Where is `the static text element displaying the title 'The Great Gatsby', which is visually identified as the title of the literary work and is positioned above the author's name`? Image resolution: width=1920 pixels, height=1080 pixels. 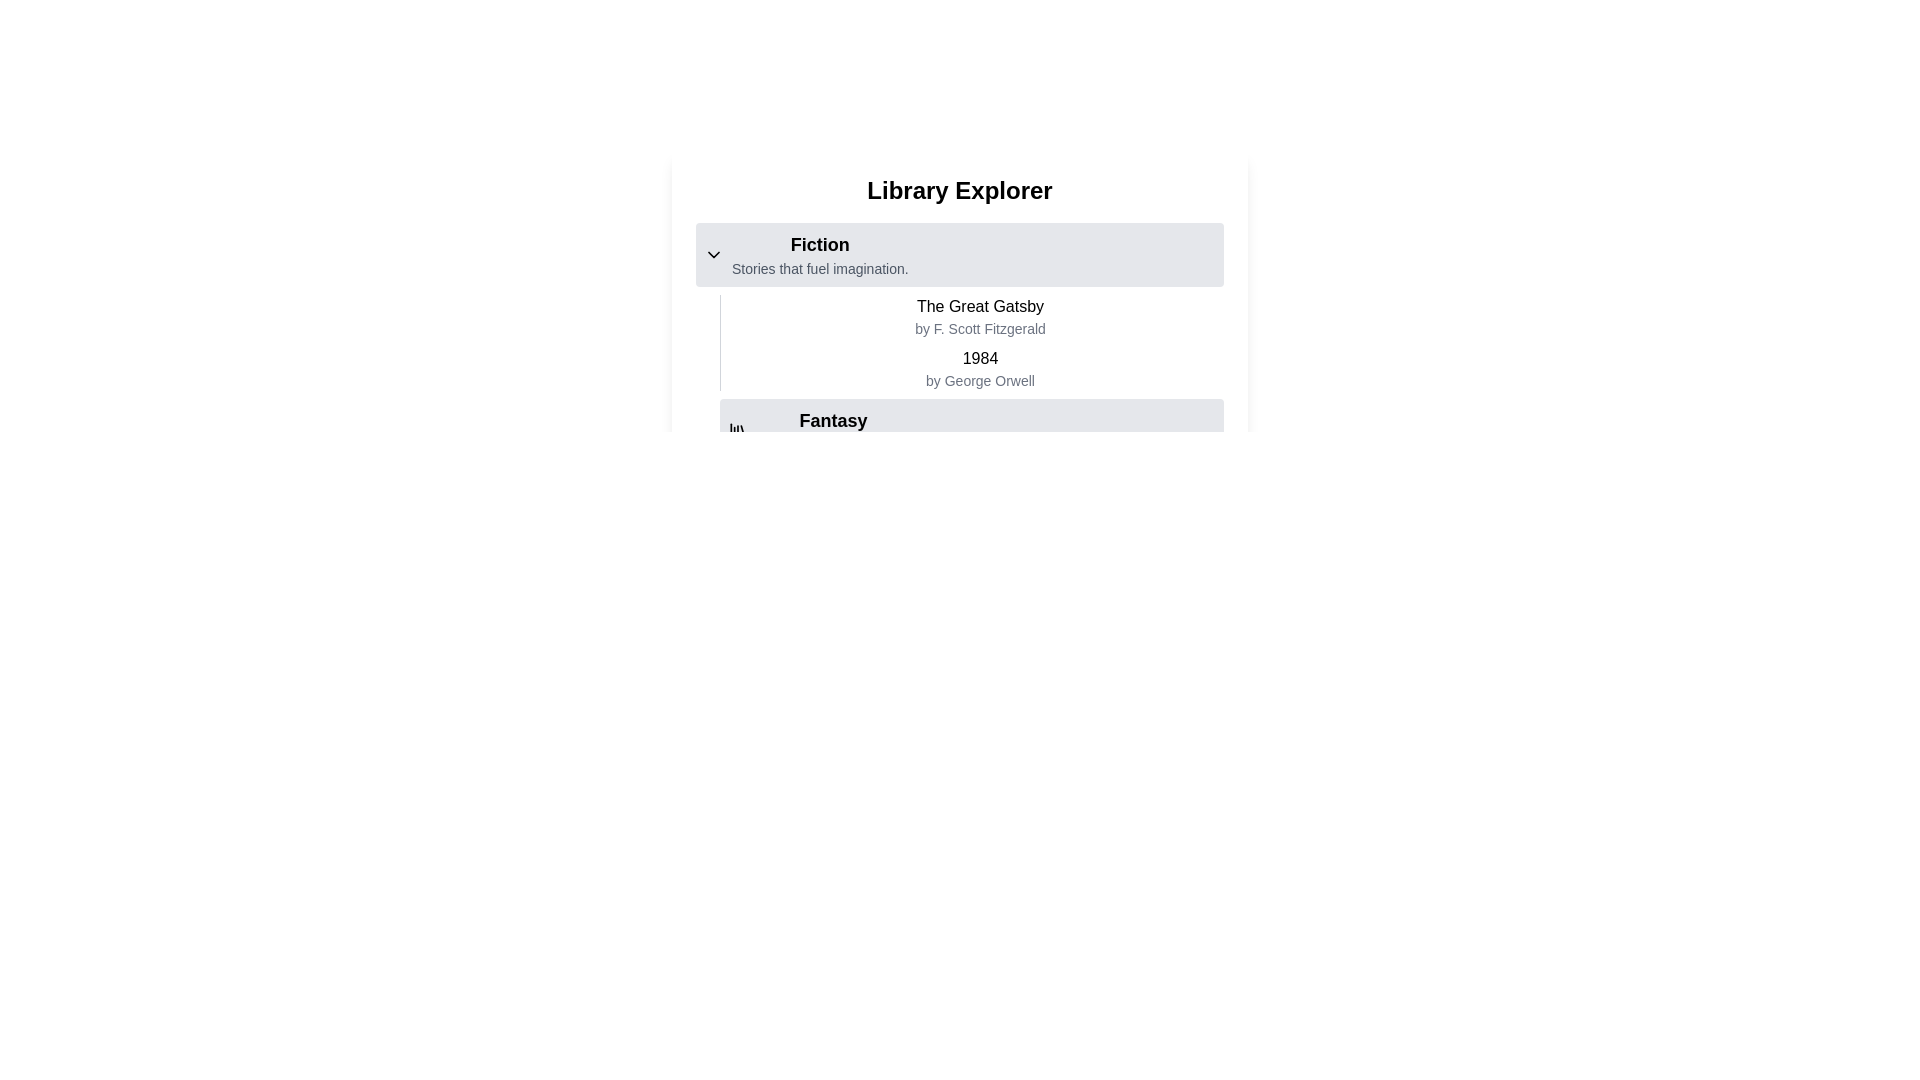 the static text element displaying the title 'The Great Gatsby', which is visually identified as the title of the literary work and is positioned above the author's name is located at coordinates (980, 307).